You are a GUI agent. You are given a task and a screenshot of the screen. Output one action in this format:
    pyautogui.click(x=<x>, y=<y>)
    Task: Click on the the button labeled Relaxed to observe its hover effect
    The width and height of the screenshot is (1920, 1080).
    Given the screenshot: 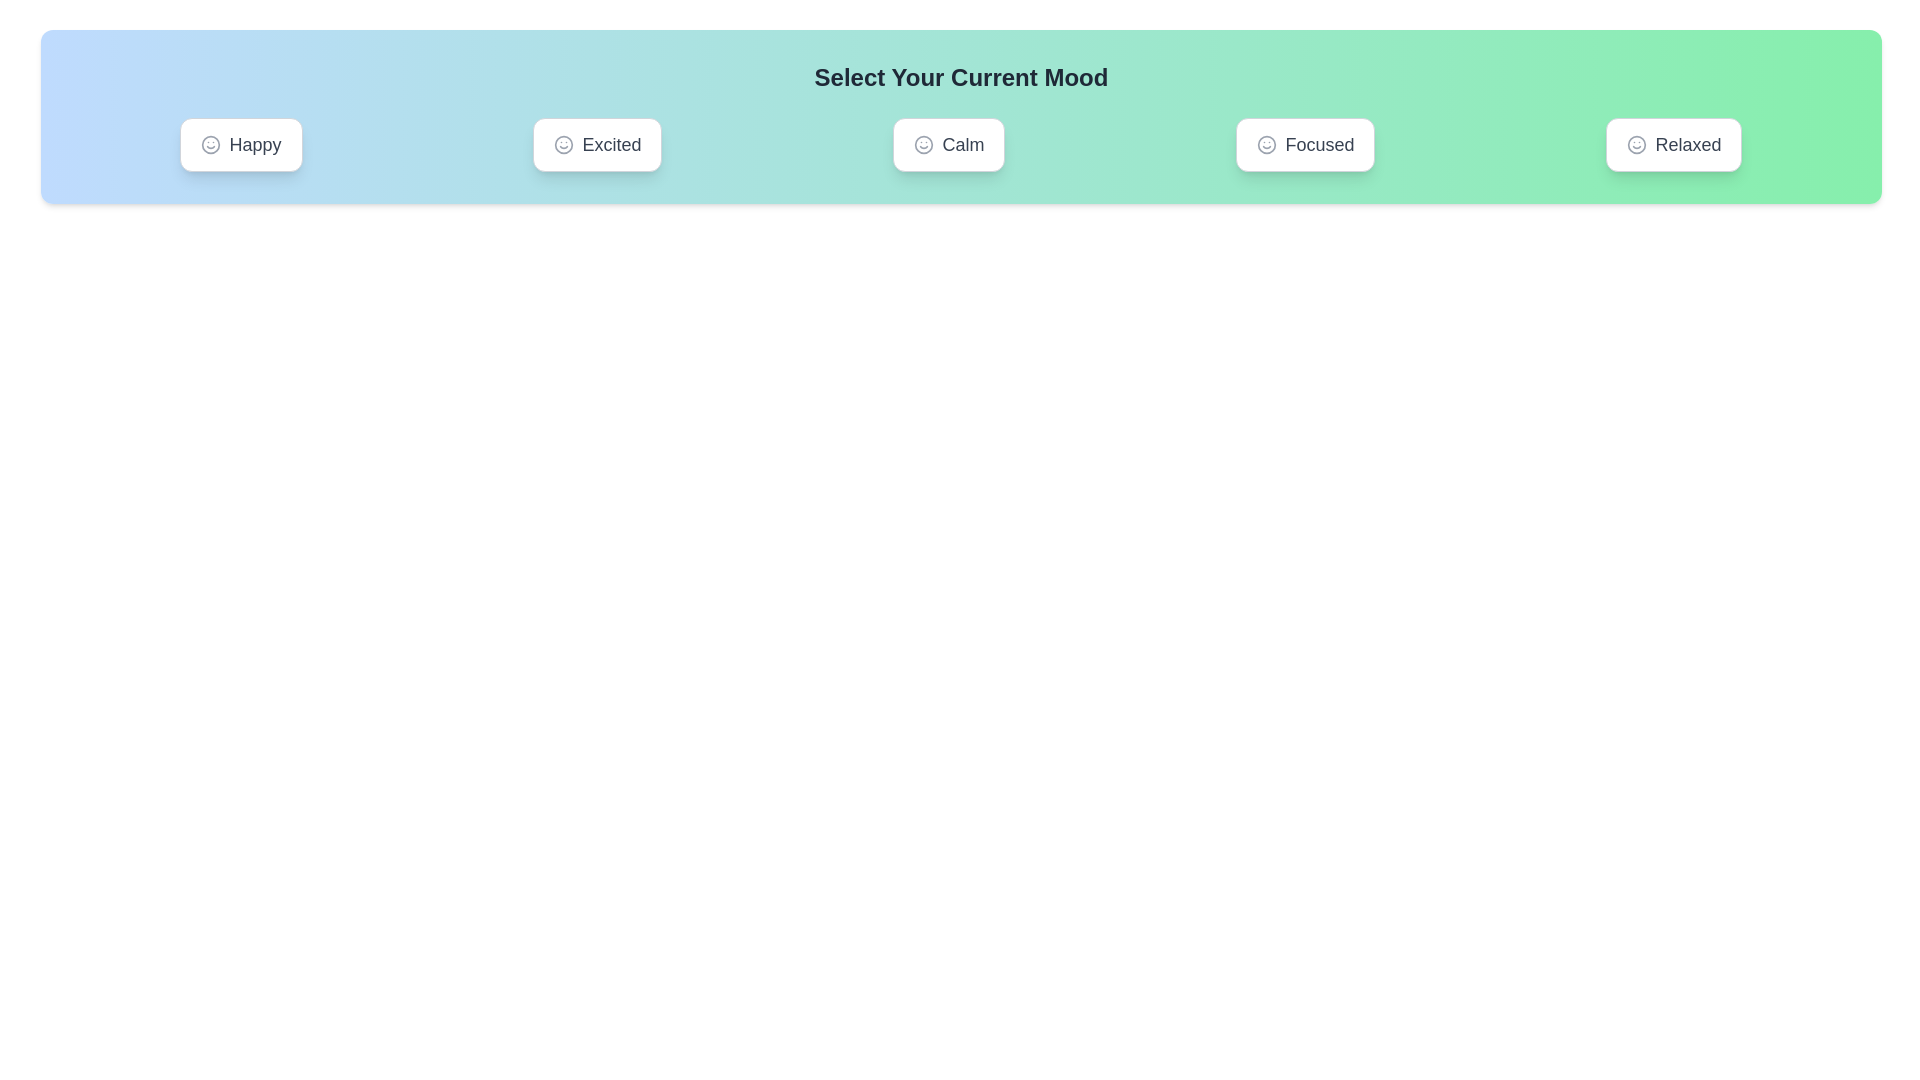 What is the action you would take?
    pyautogui.click(x=1674, y=144)
    